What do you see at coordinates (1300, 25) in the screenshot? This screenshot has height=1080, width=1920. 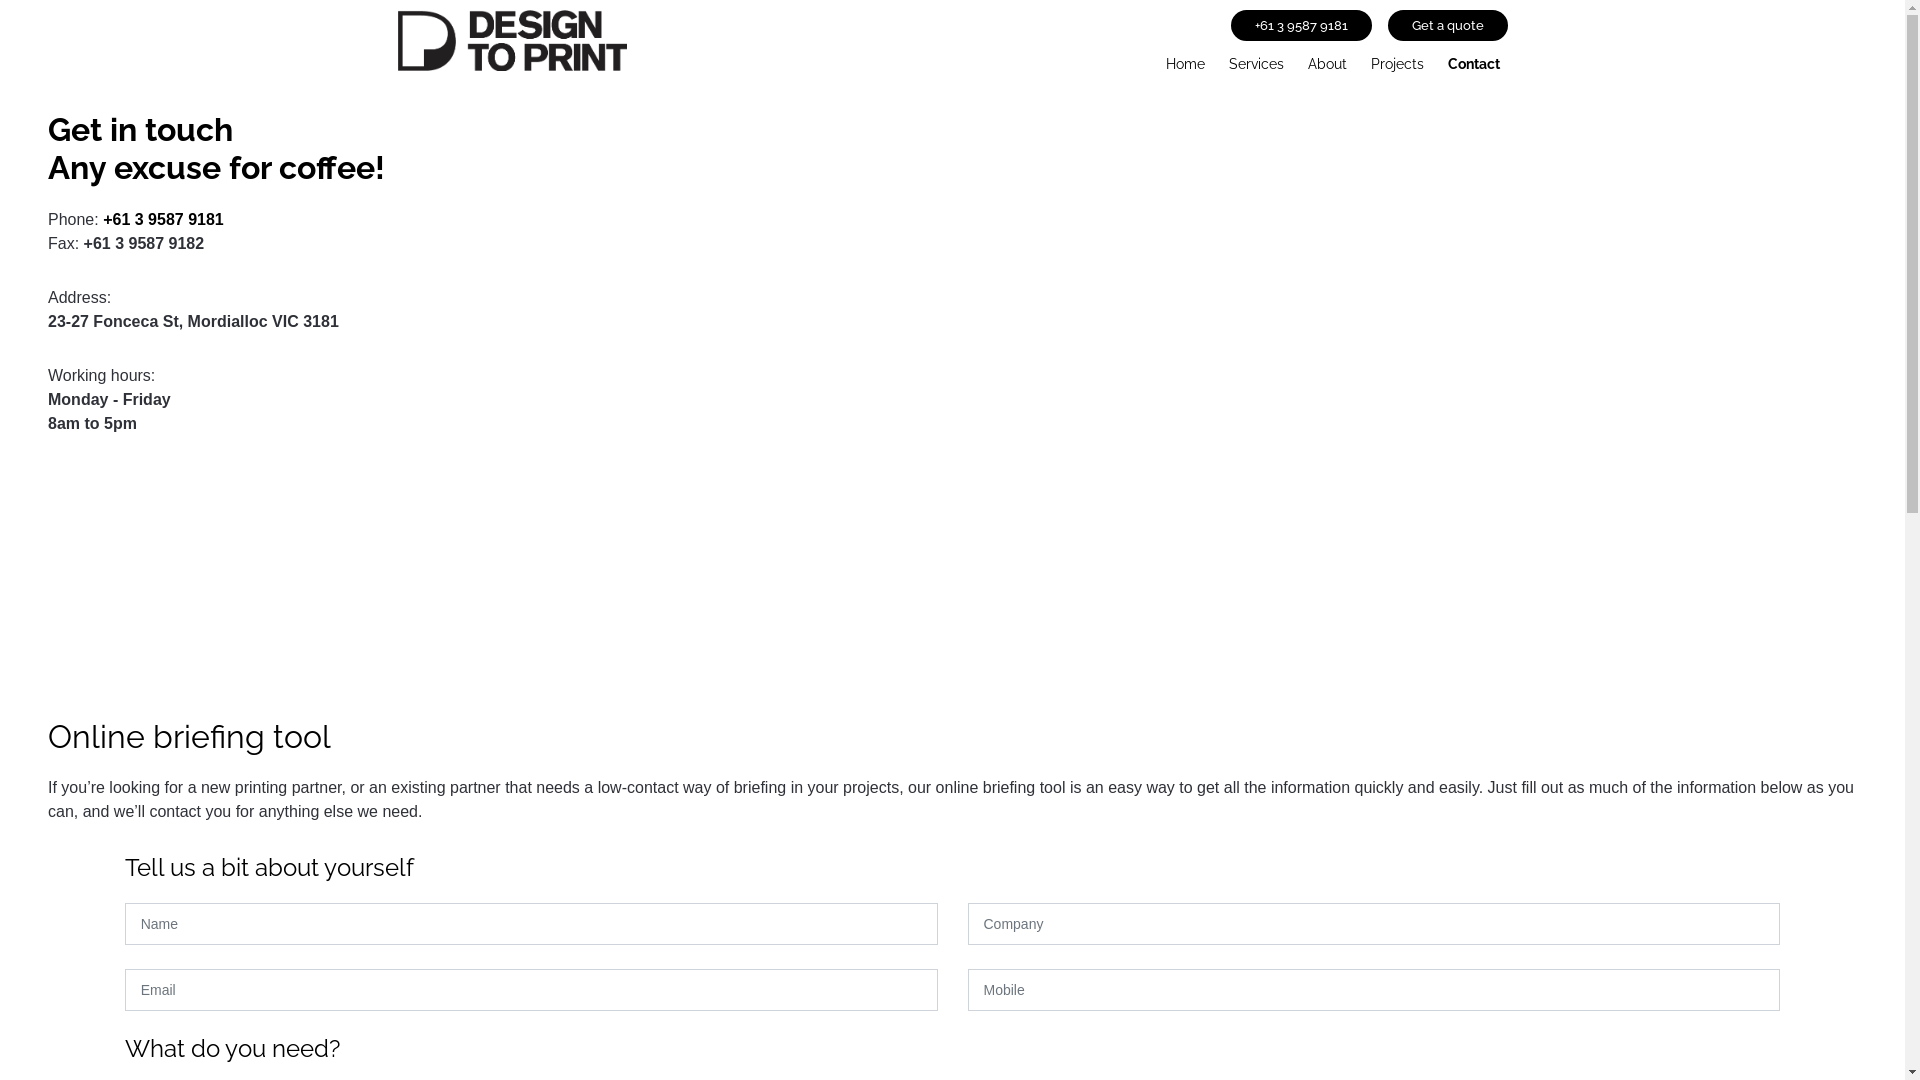 I see `'+61 3 9587 9181'` at bounding box center [1300, 25].